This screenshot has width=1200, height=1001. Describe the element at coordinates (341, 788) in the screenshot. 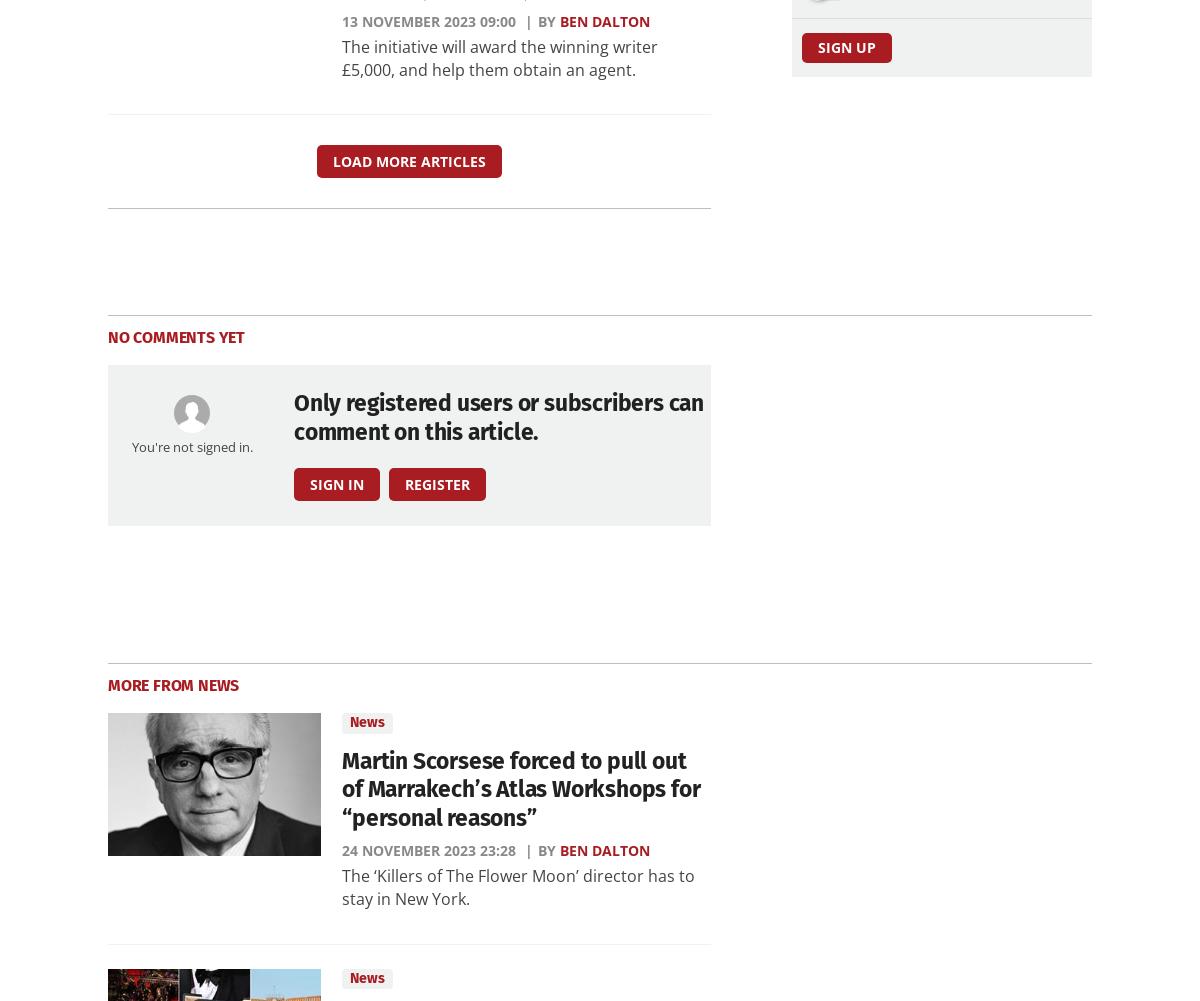

I see `'Martin Scorsese forced to pull out of Marrakech’s Atlas Workshops for “personal reasons”'` at that location.